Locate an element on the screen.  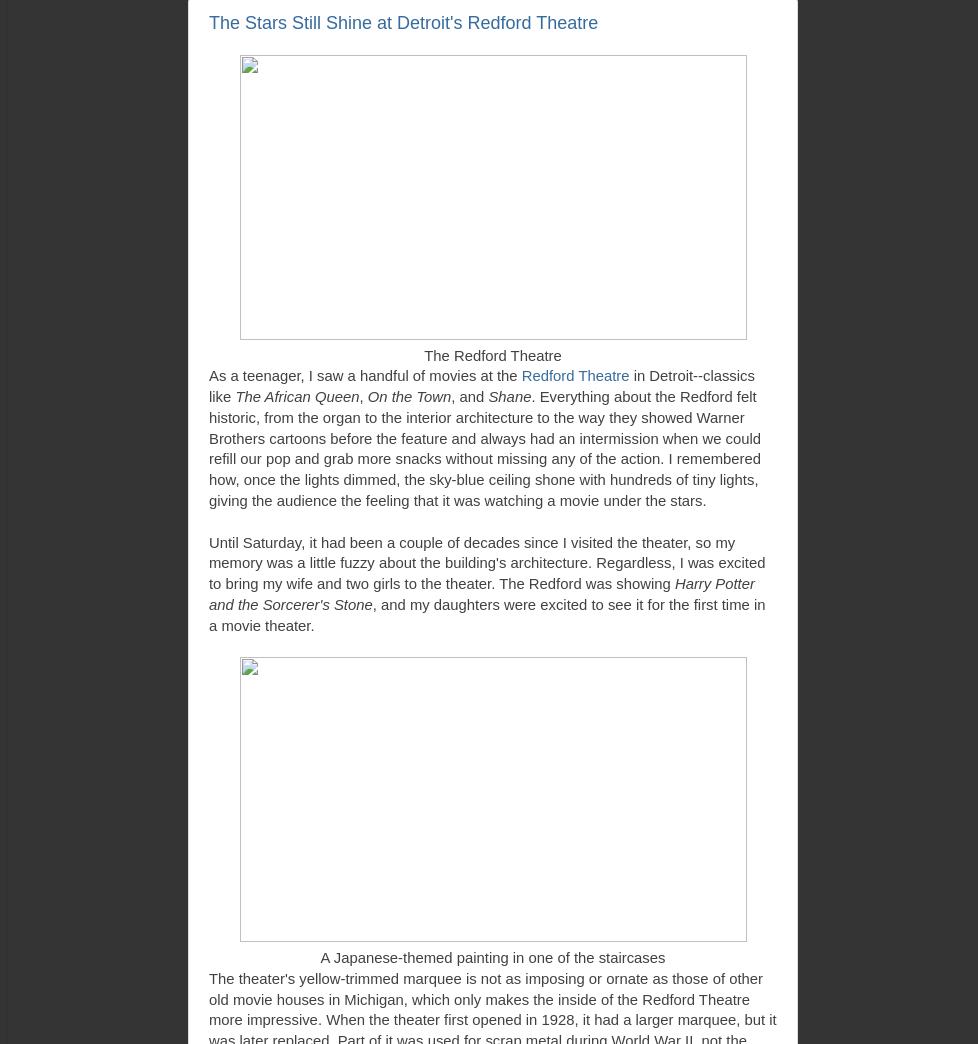
'. Everything about the Redford felt historic, from the organ to the interior architecture to the way they showed Warner Brothers cartoons before the feature and always had an intermission when we could refill our pop and grab more snacks without missing any of the action. I remembered how, once the lights dimmed, the sky-blue ceiling shone with hundreds of tiny lights, giving the audience the feeling that it was watching a movie under the stars.' is located at coordinates (483, 447).